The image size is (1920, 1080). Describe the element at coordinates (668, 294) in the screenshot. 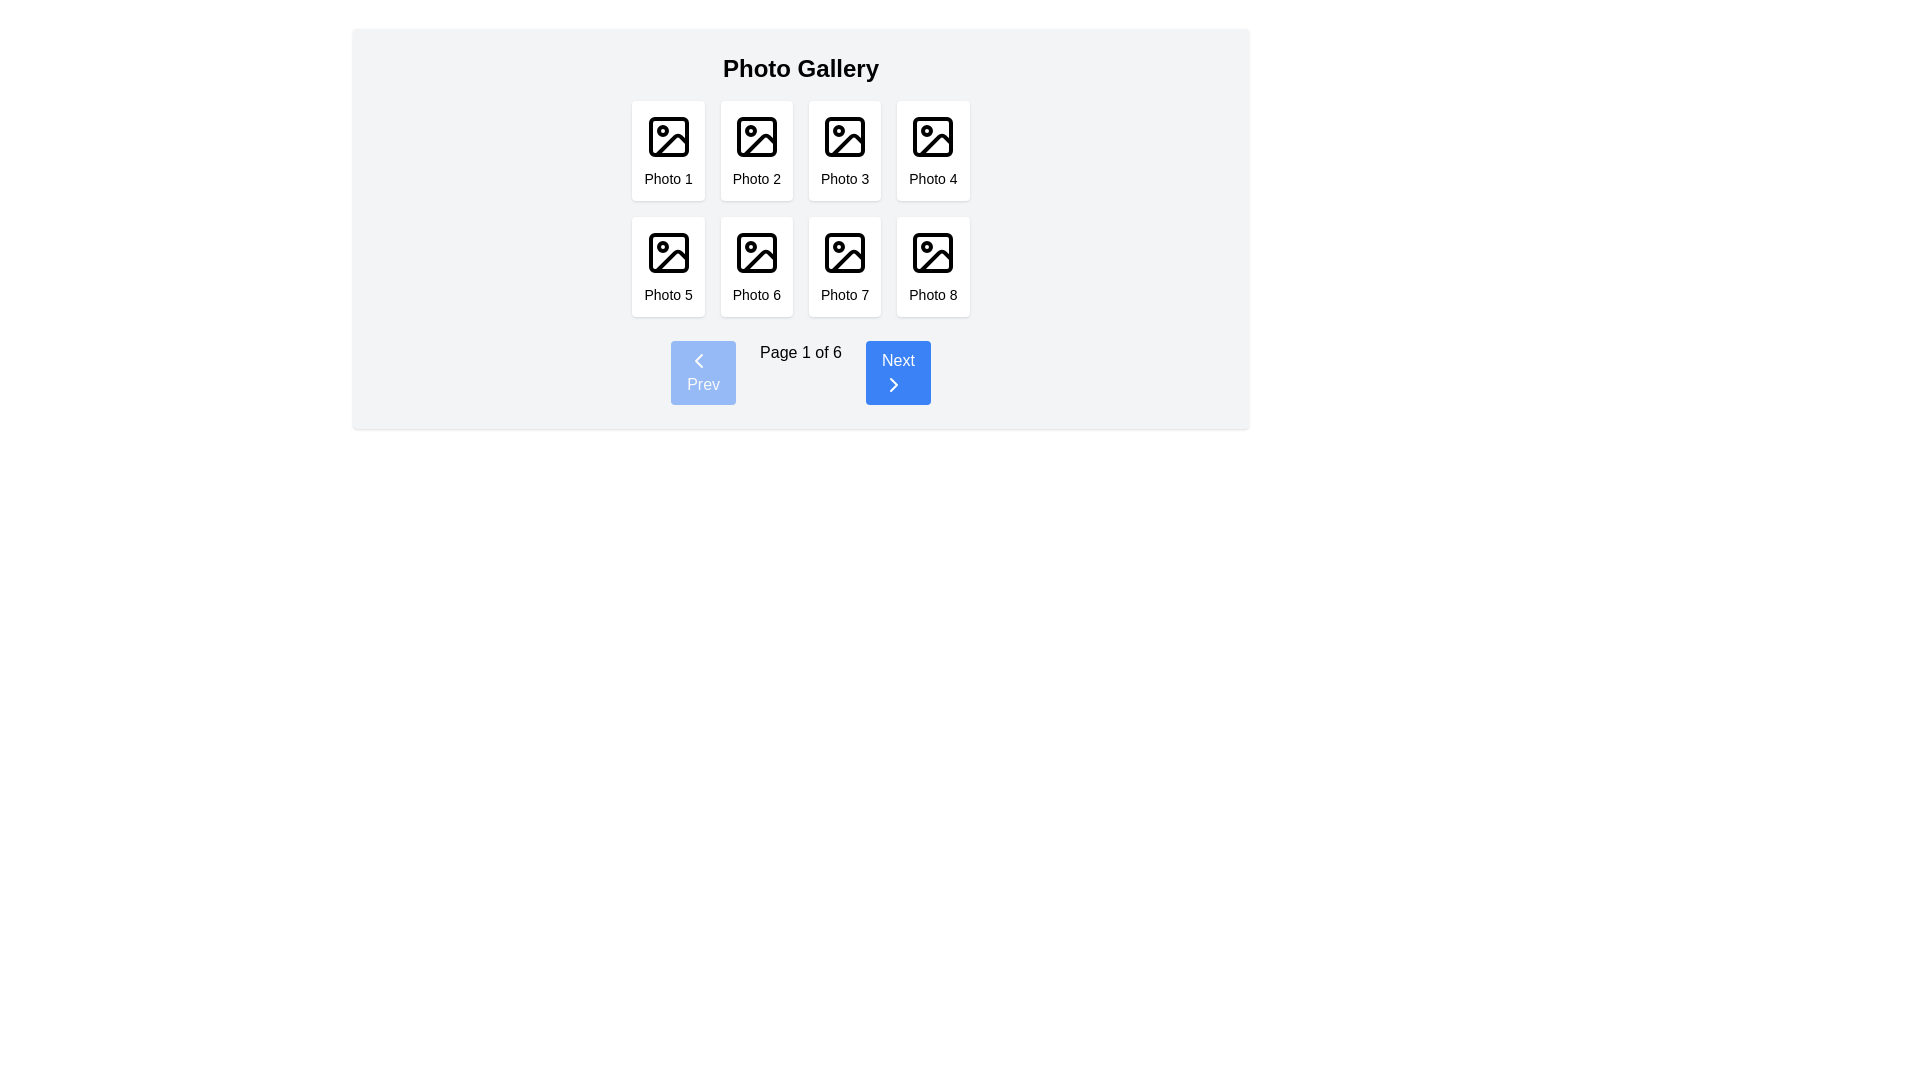

I see `the label displaying the text 'Photo 5', which is located below the picture placeholder icon in the photo gallery grid layout` at that location.